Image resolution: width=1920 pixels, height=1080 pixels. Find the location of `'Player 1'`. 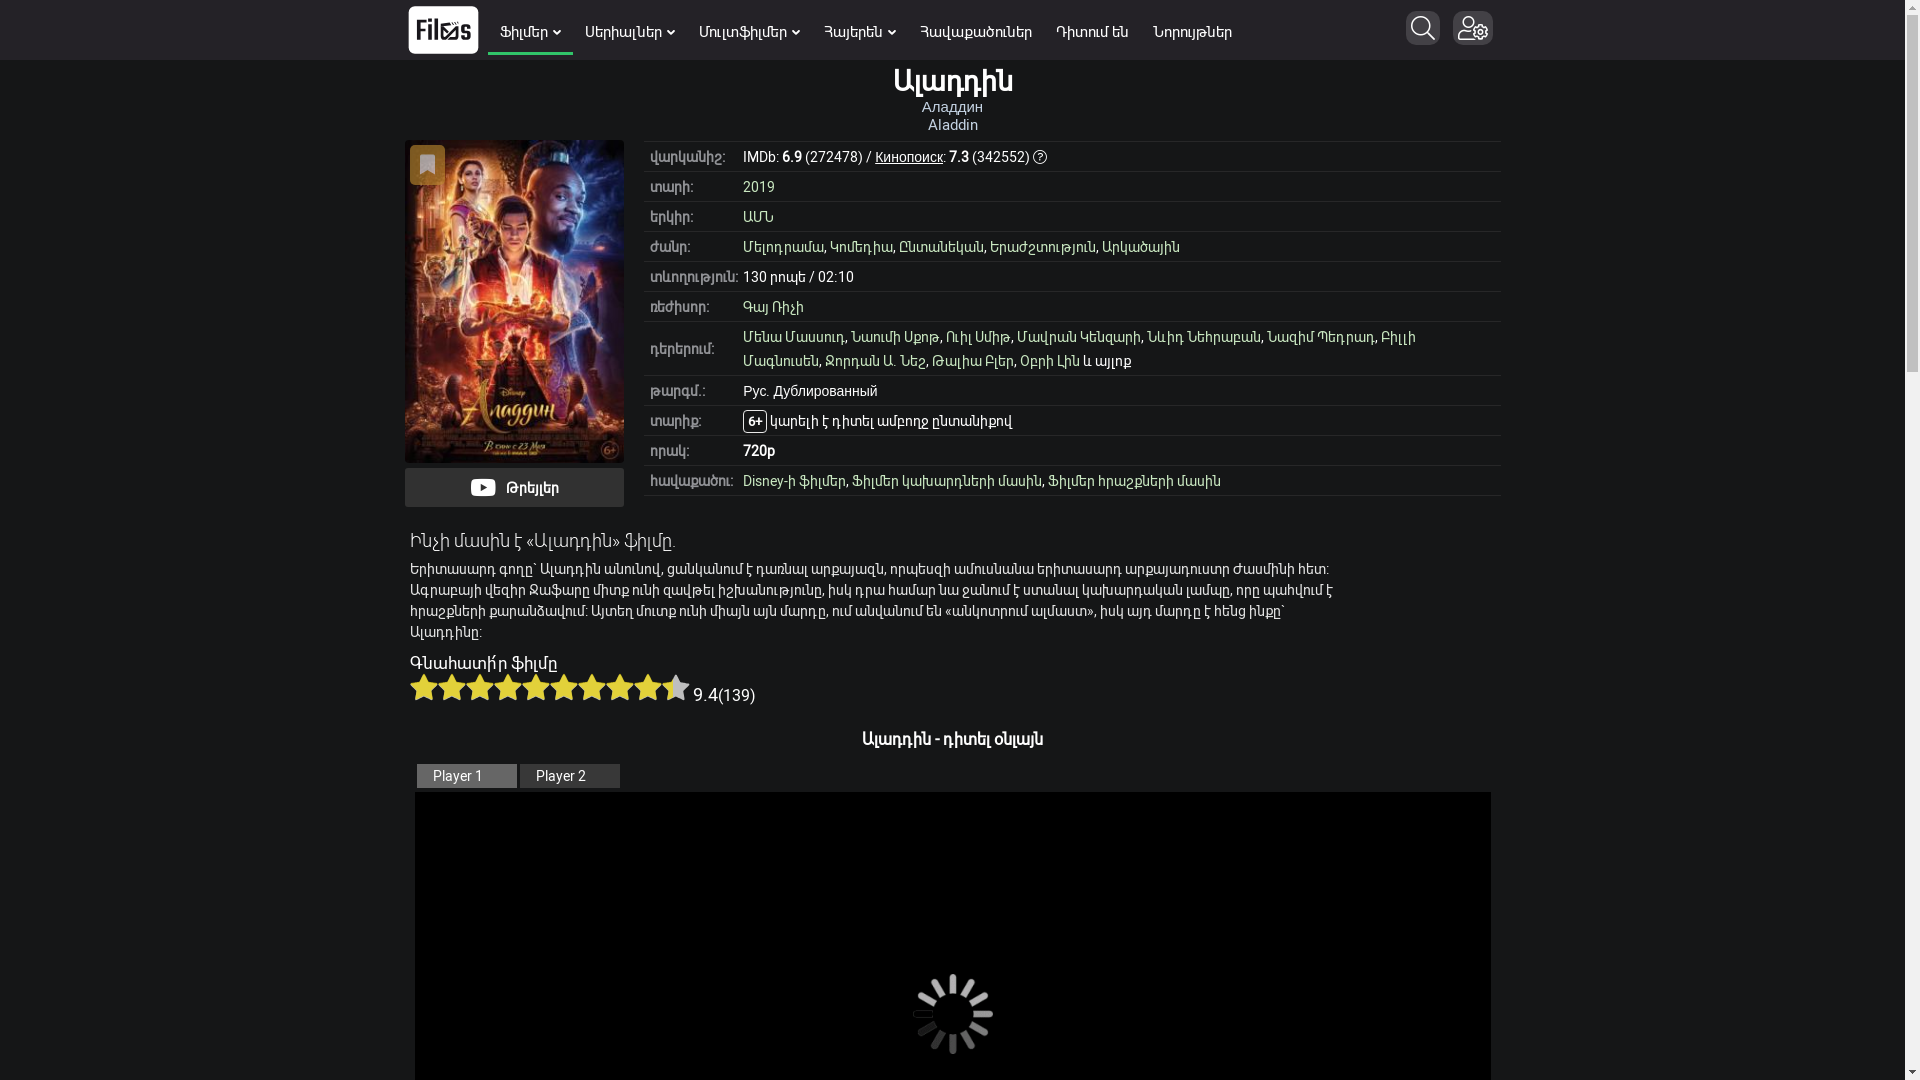

'Player 1' is located at coordinates (464, 774).